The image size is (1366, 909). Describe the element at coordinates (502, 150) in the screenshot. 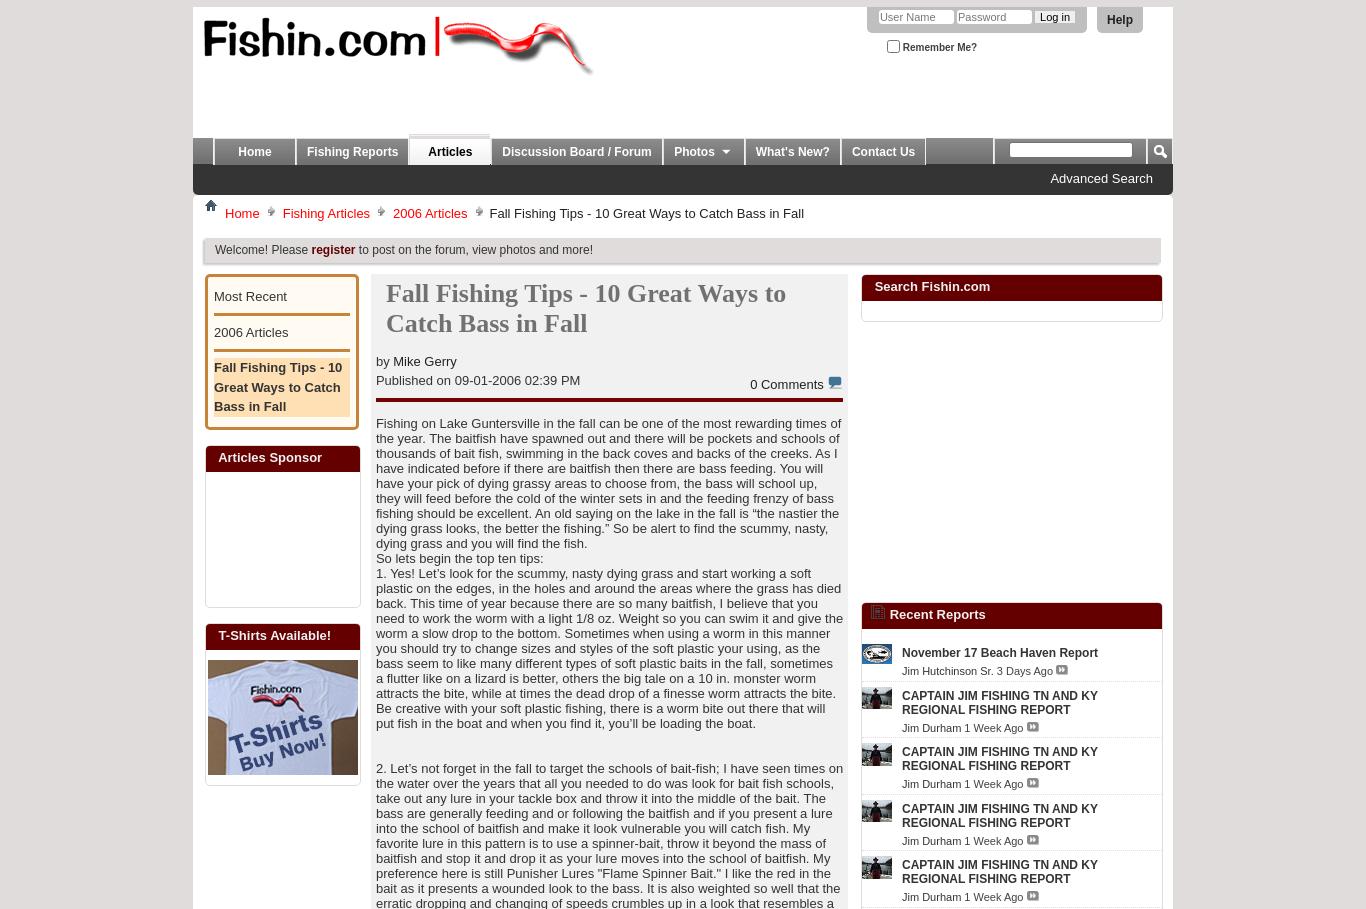

I see `'Discussion Board / Forum'` at that location.